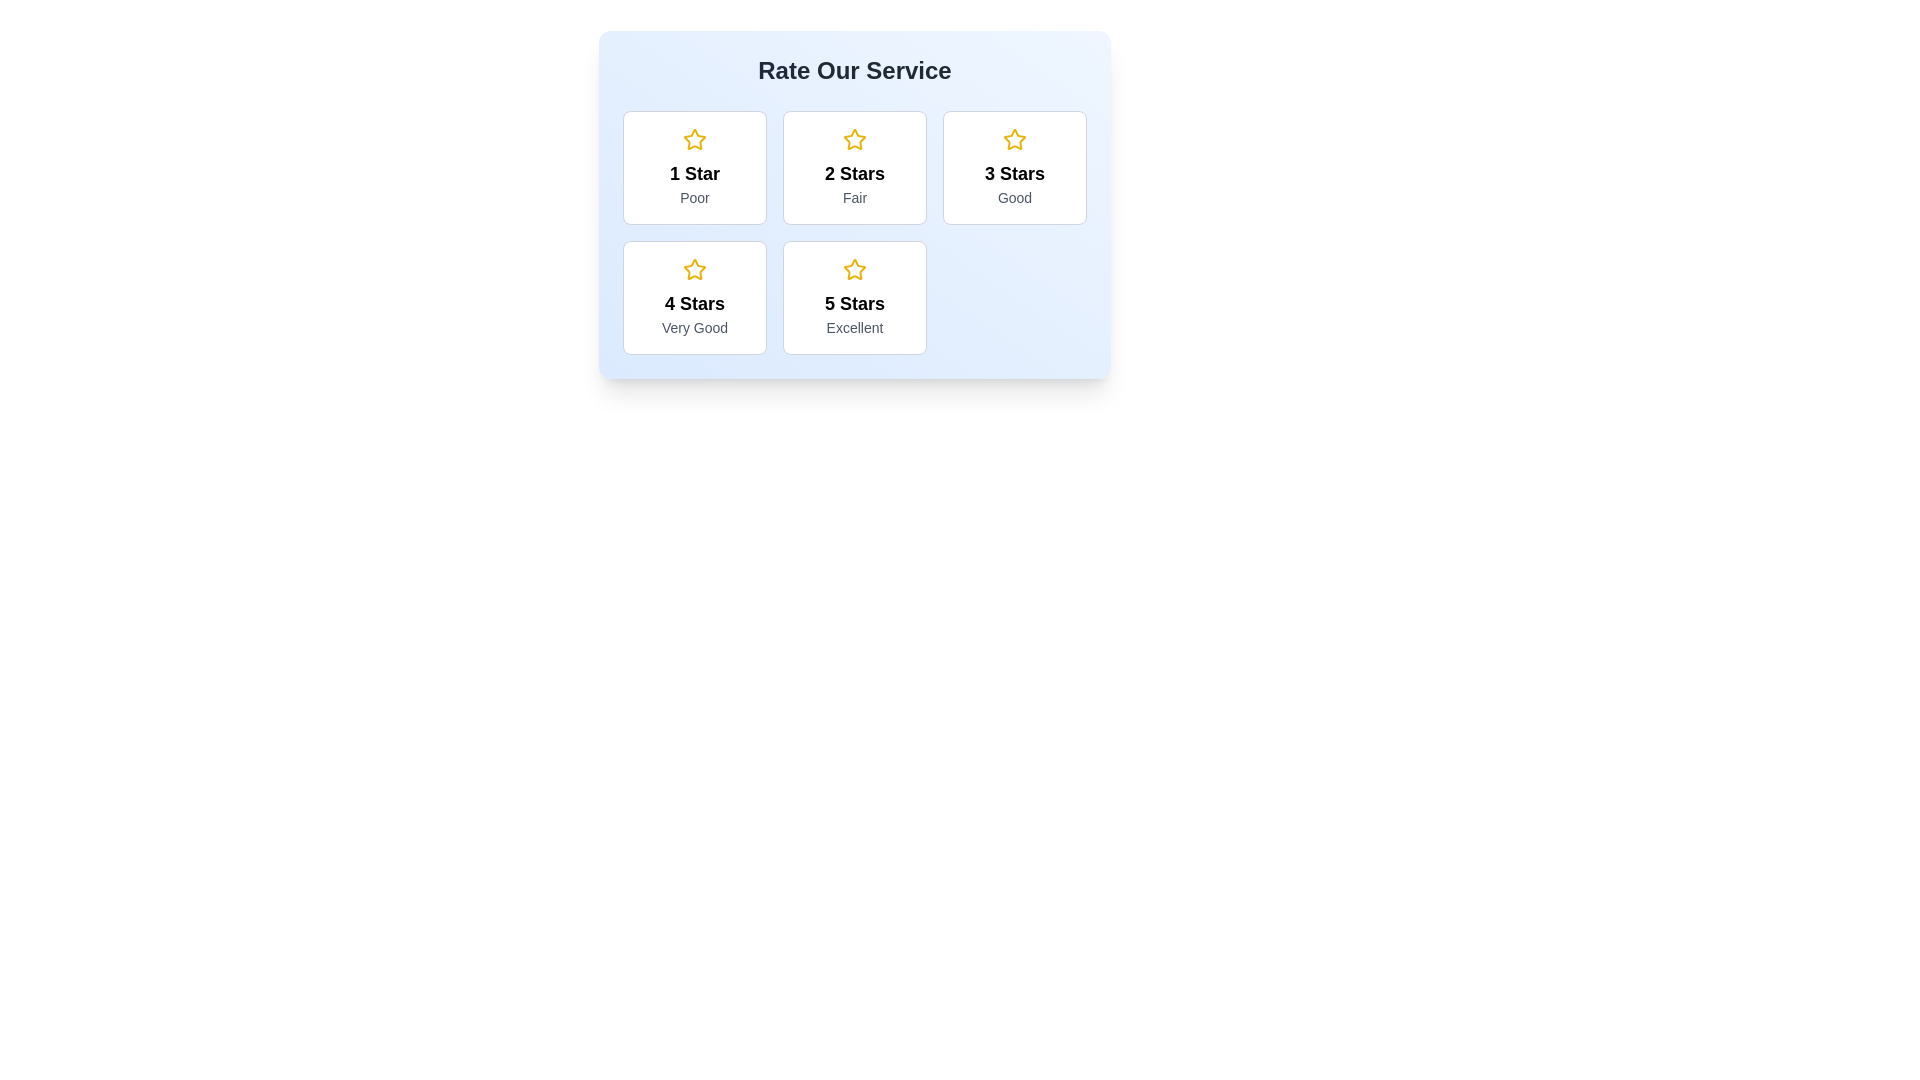  What do you see at coordinates (854, 138) in the screenshot?
I see `the 2-star rating icon located at the top of the card labeled '2 Stars' and 'Fair' in the second column of the first row in the grid layout` at bounding box center [854, 138].